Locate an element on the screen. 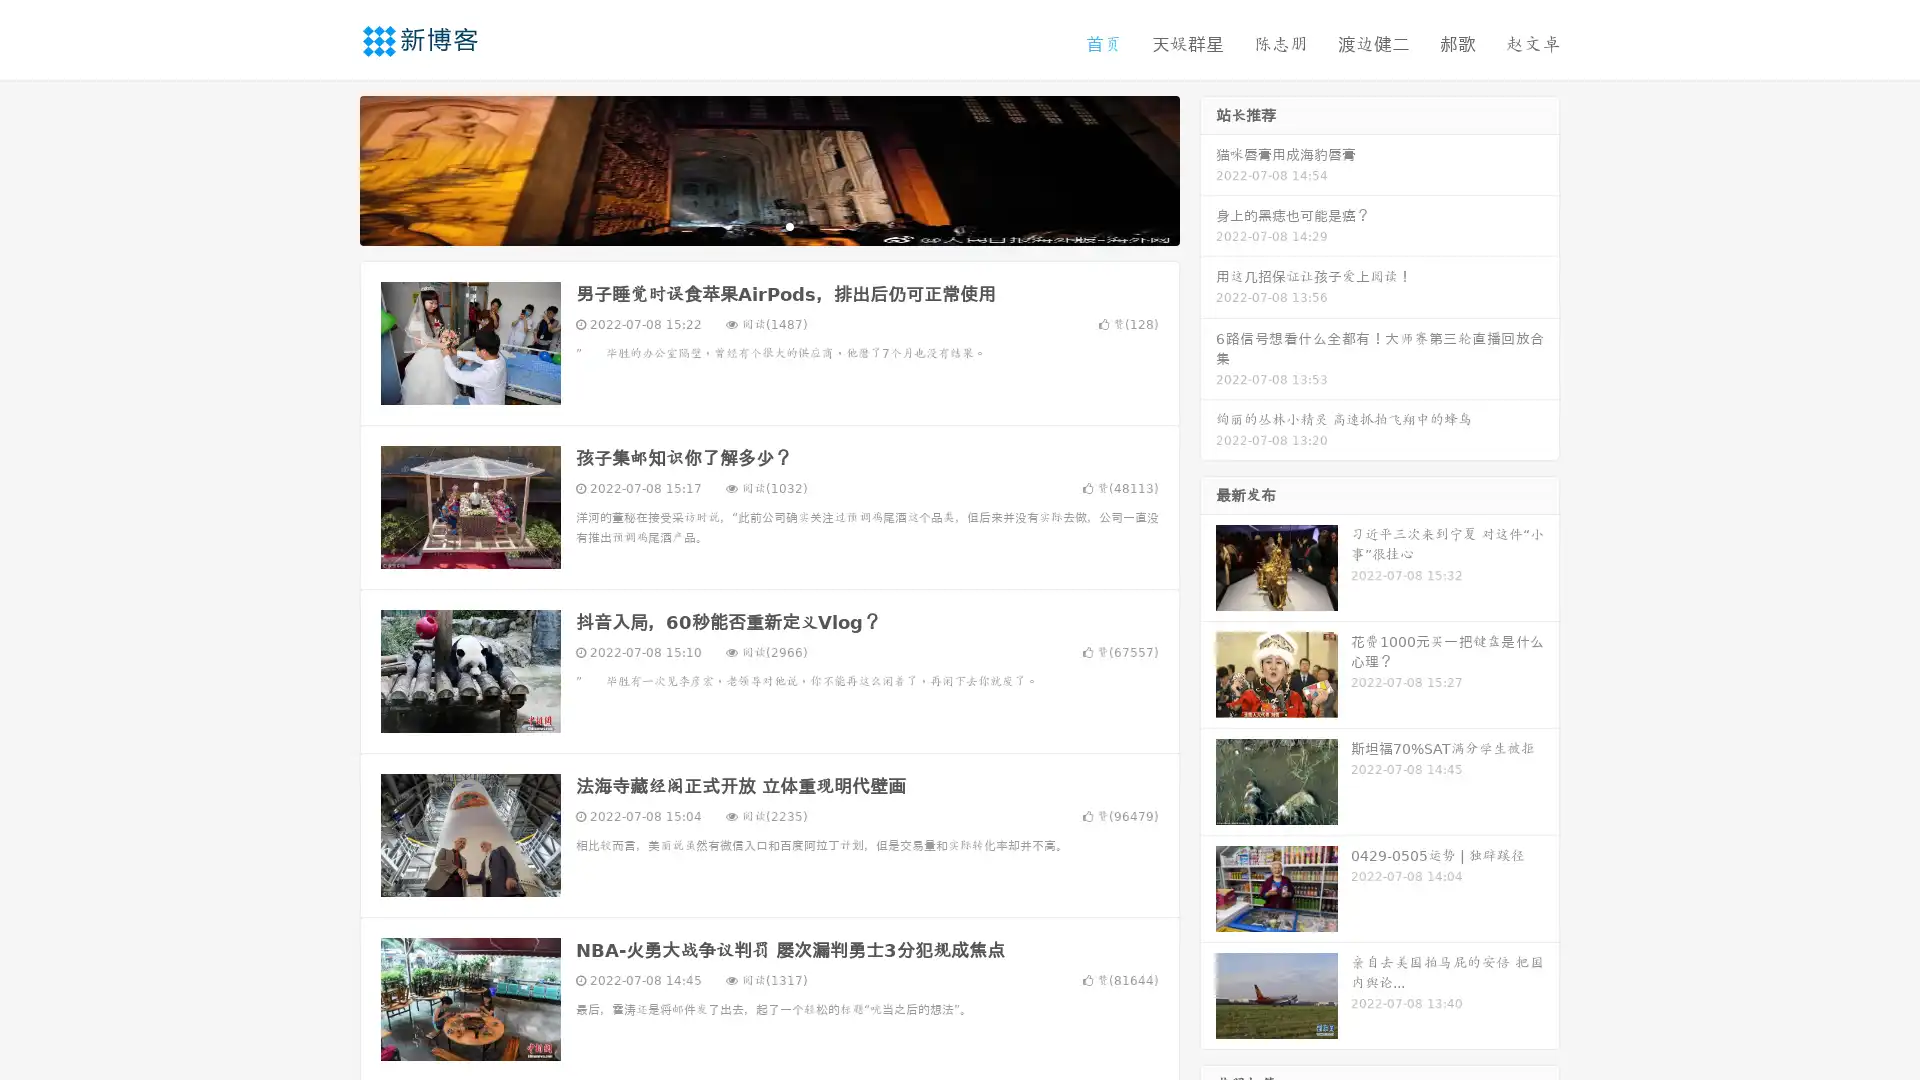 This screenshot has height=1080, width=1920. Go to slide 1 is located at coordinates (748, 225).